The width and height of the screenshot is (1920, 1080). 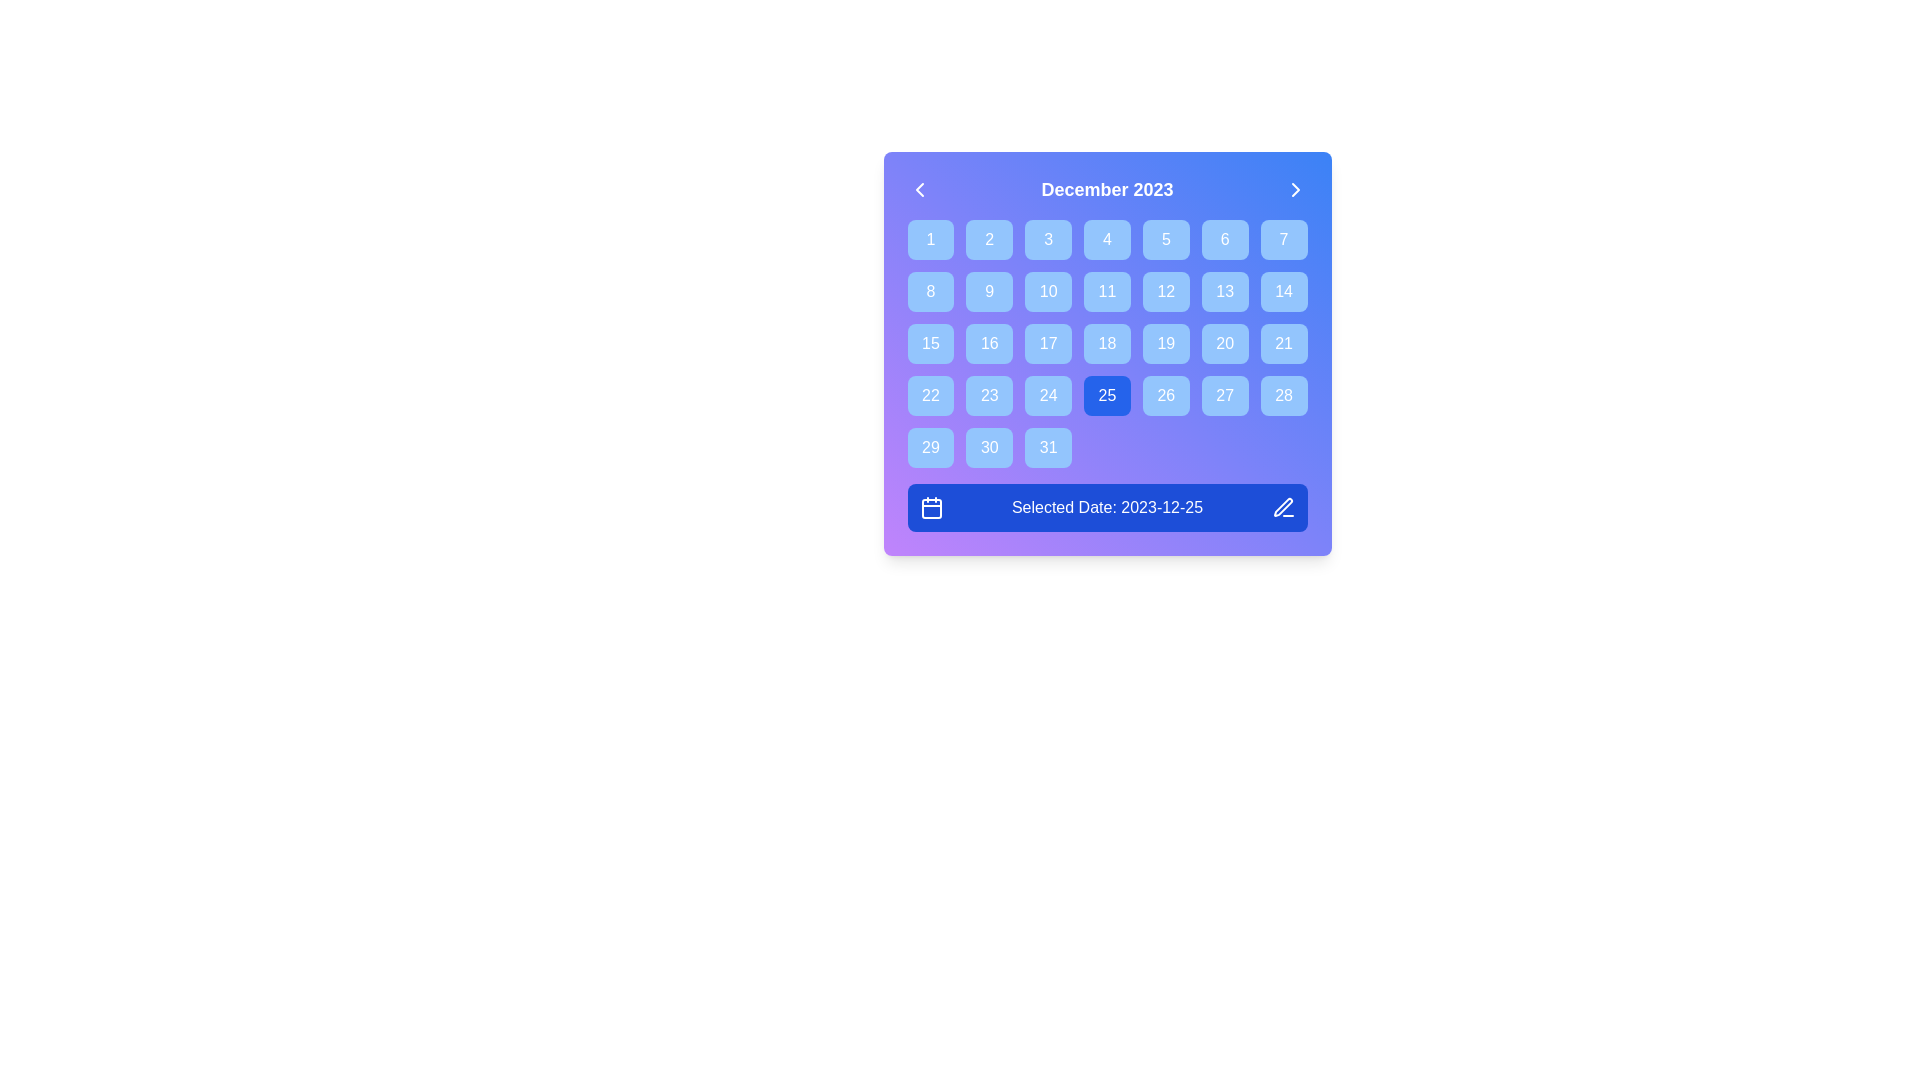 I want to click on the calendar day cell displaying the text '10' with a light blue background, located in the second row and third column of the calendar grid for December 2023, so click(x=1047, y=292).